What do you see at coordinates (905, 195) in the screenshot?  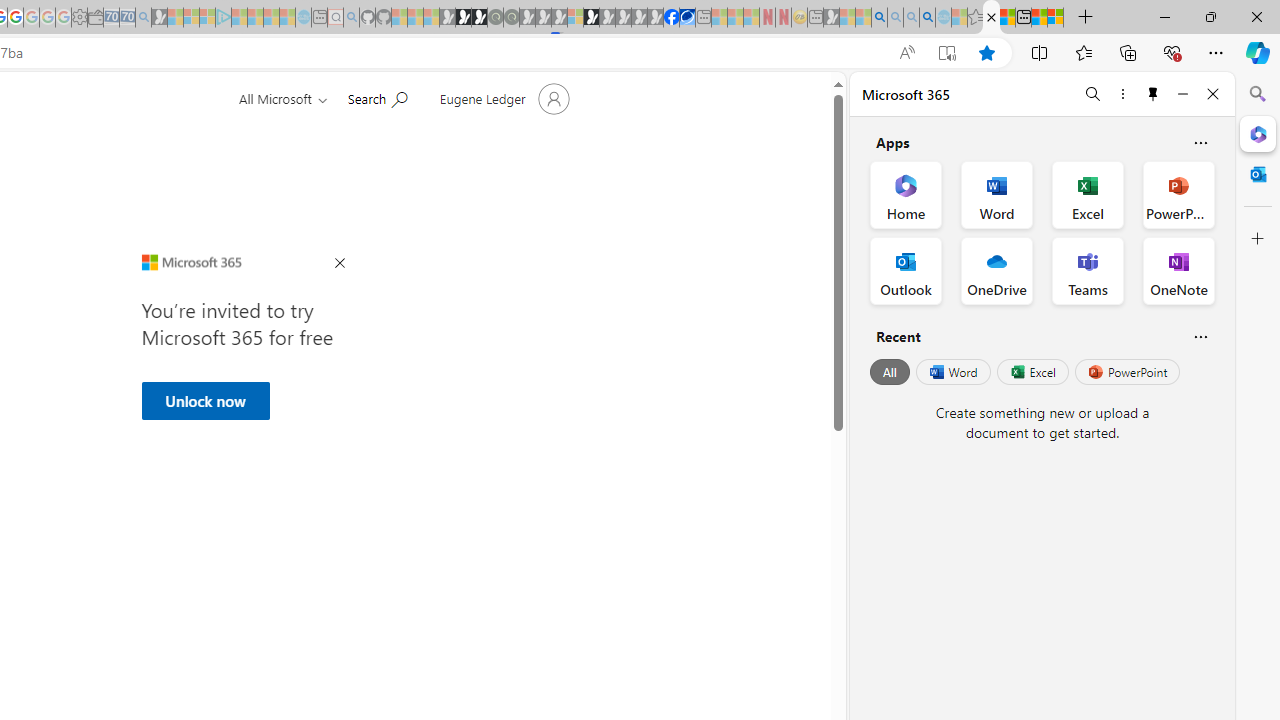 I see `'Home Office App'` at bounding box center [905, 195].